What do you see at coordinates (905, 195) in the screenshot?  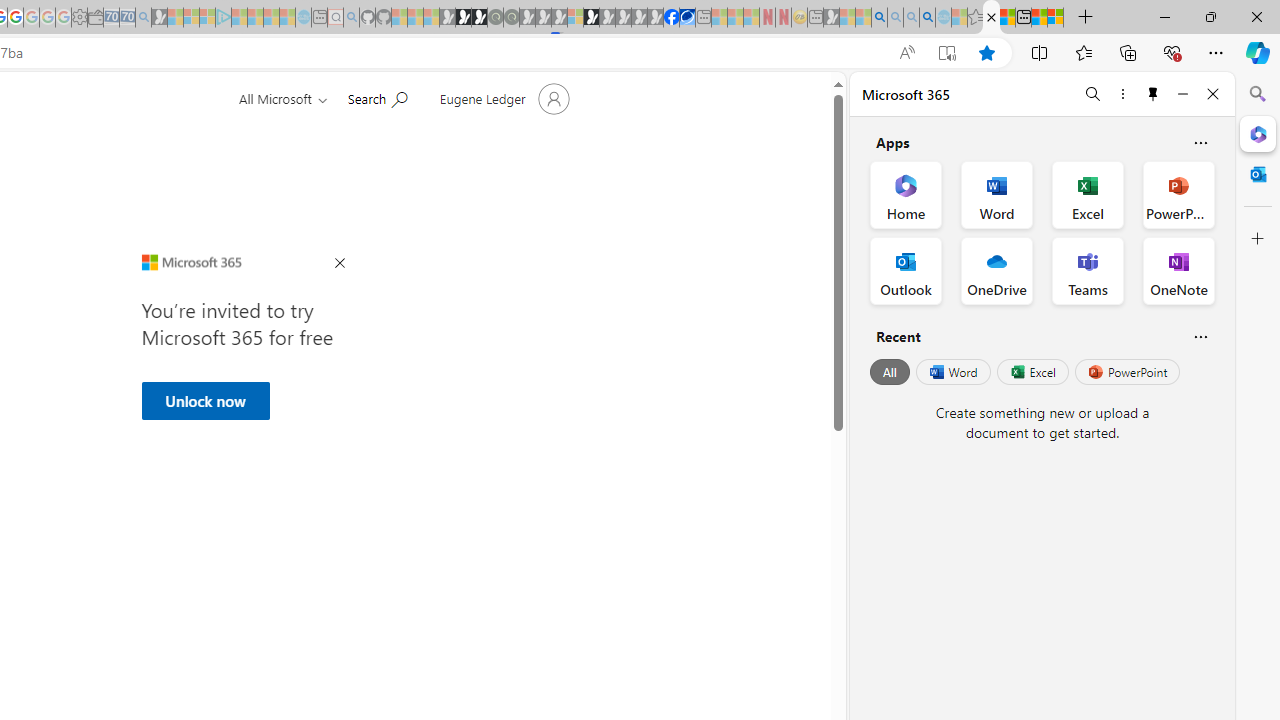 I see `'Home Office App'` at bounding box center [905, 195].